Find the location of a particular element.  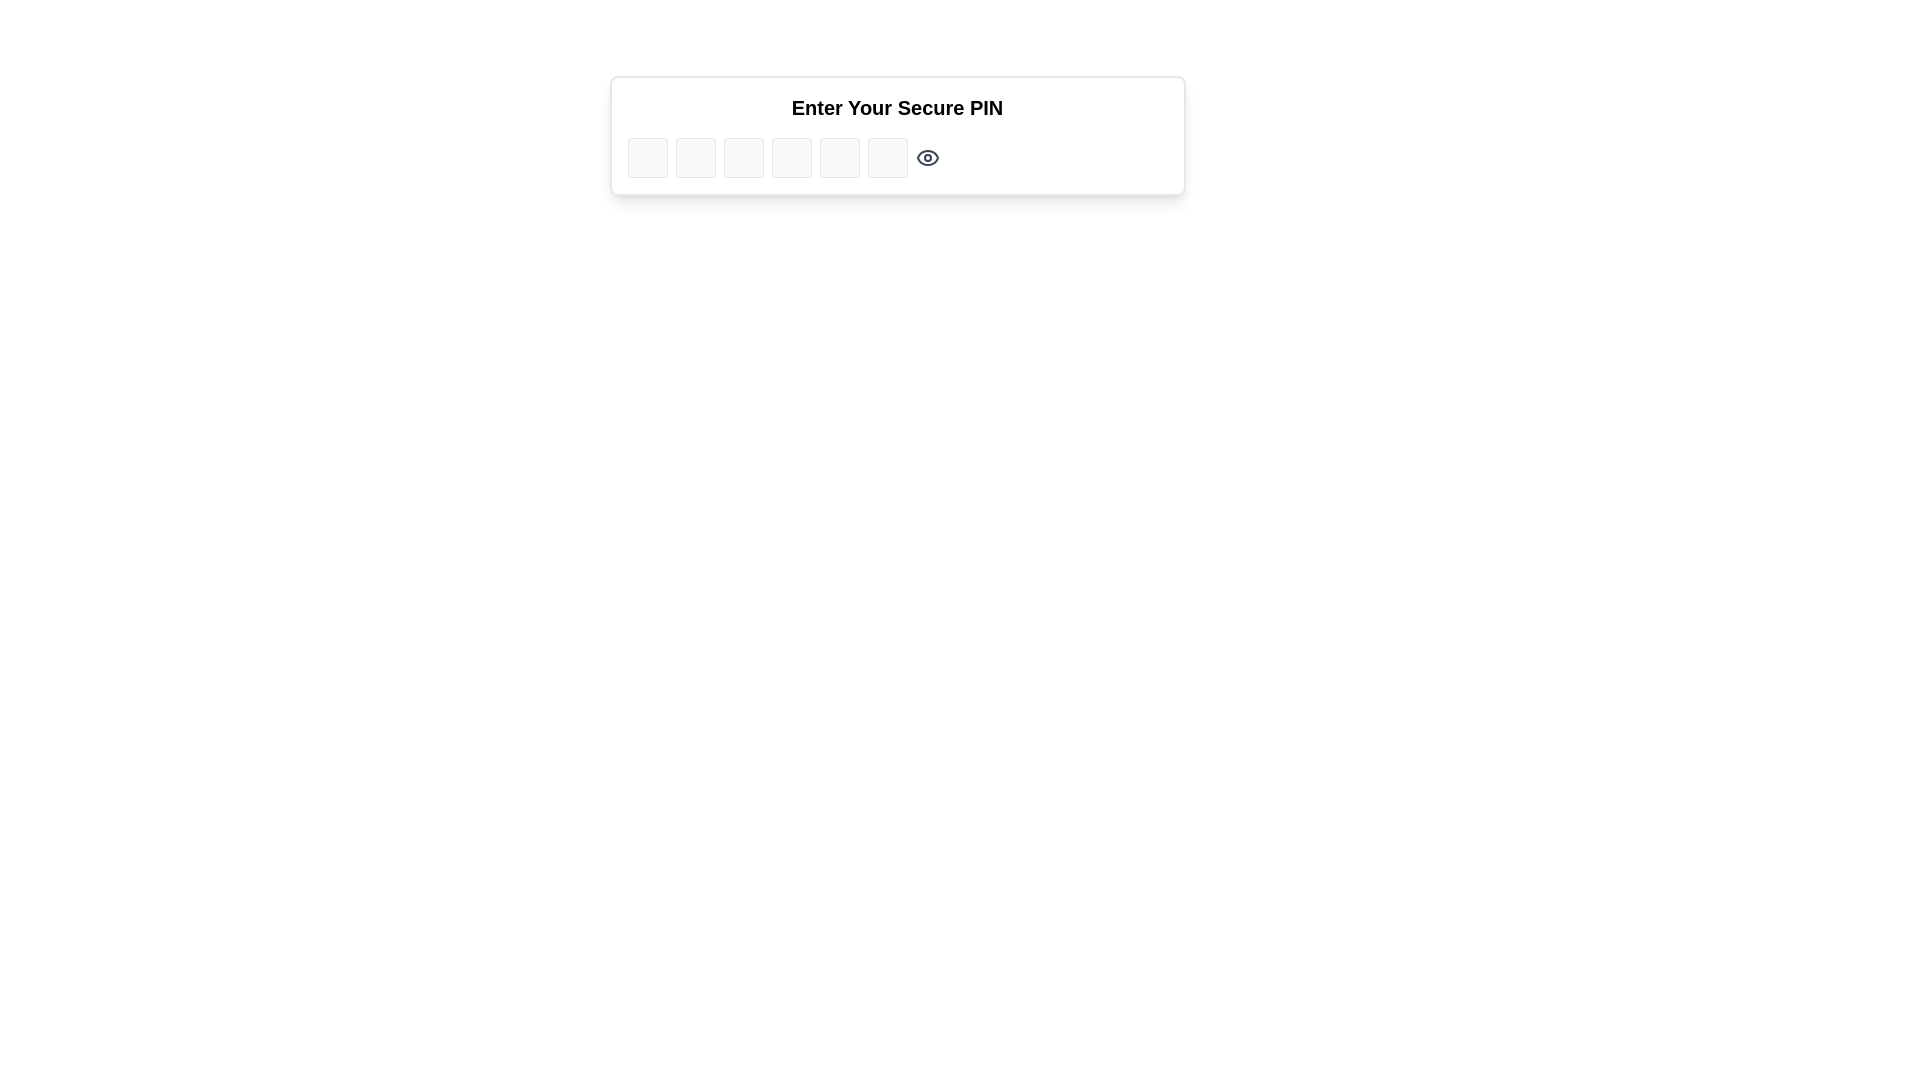

the Password input field, which is the fourth in a horizontal sequence of six, to focus on the field is located at coordinates (790, 157).